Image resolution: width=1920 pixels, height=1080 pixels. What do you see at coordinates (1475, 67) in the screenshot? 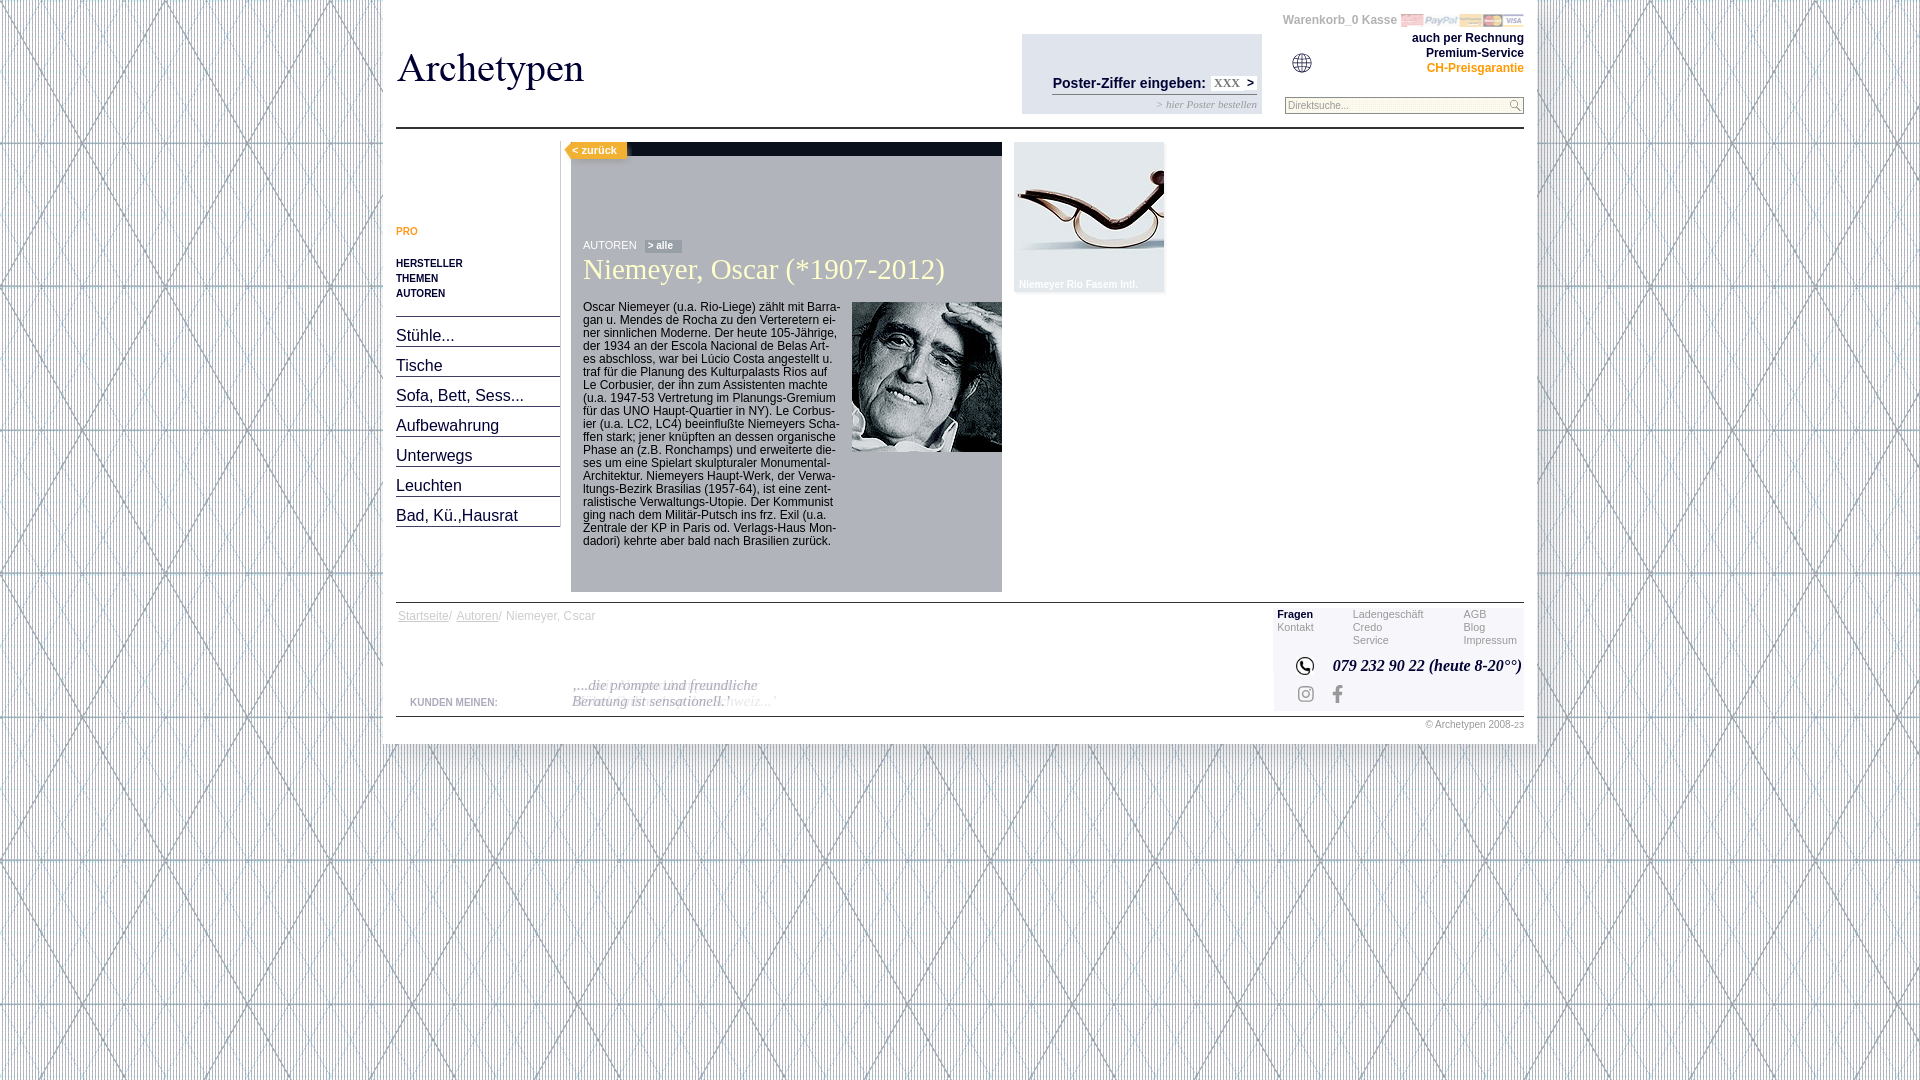
I see `'CH-Preisgarantie'` at bounding box center [1475, 67].